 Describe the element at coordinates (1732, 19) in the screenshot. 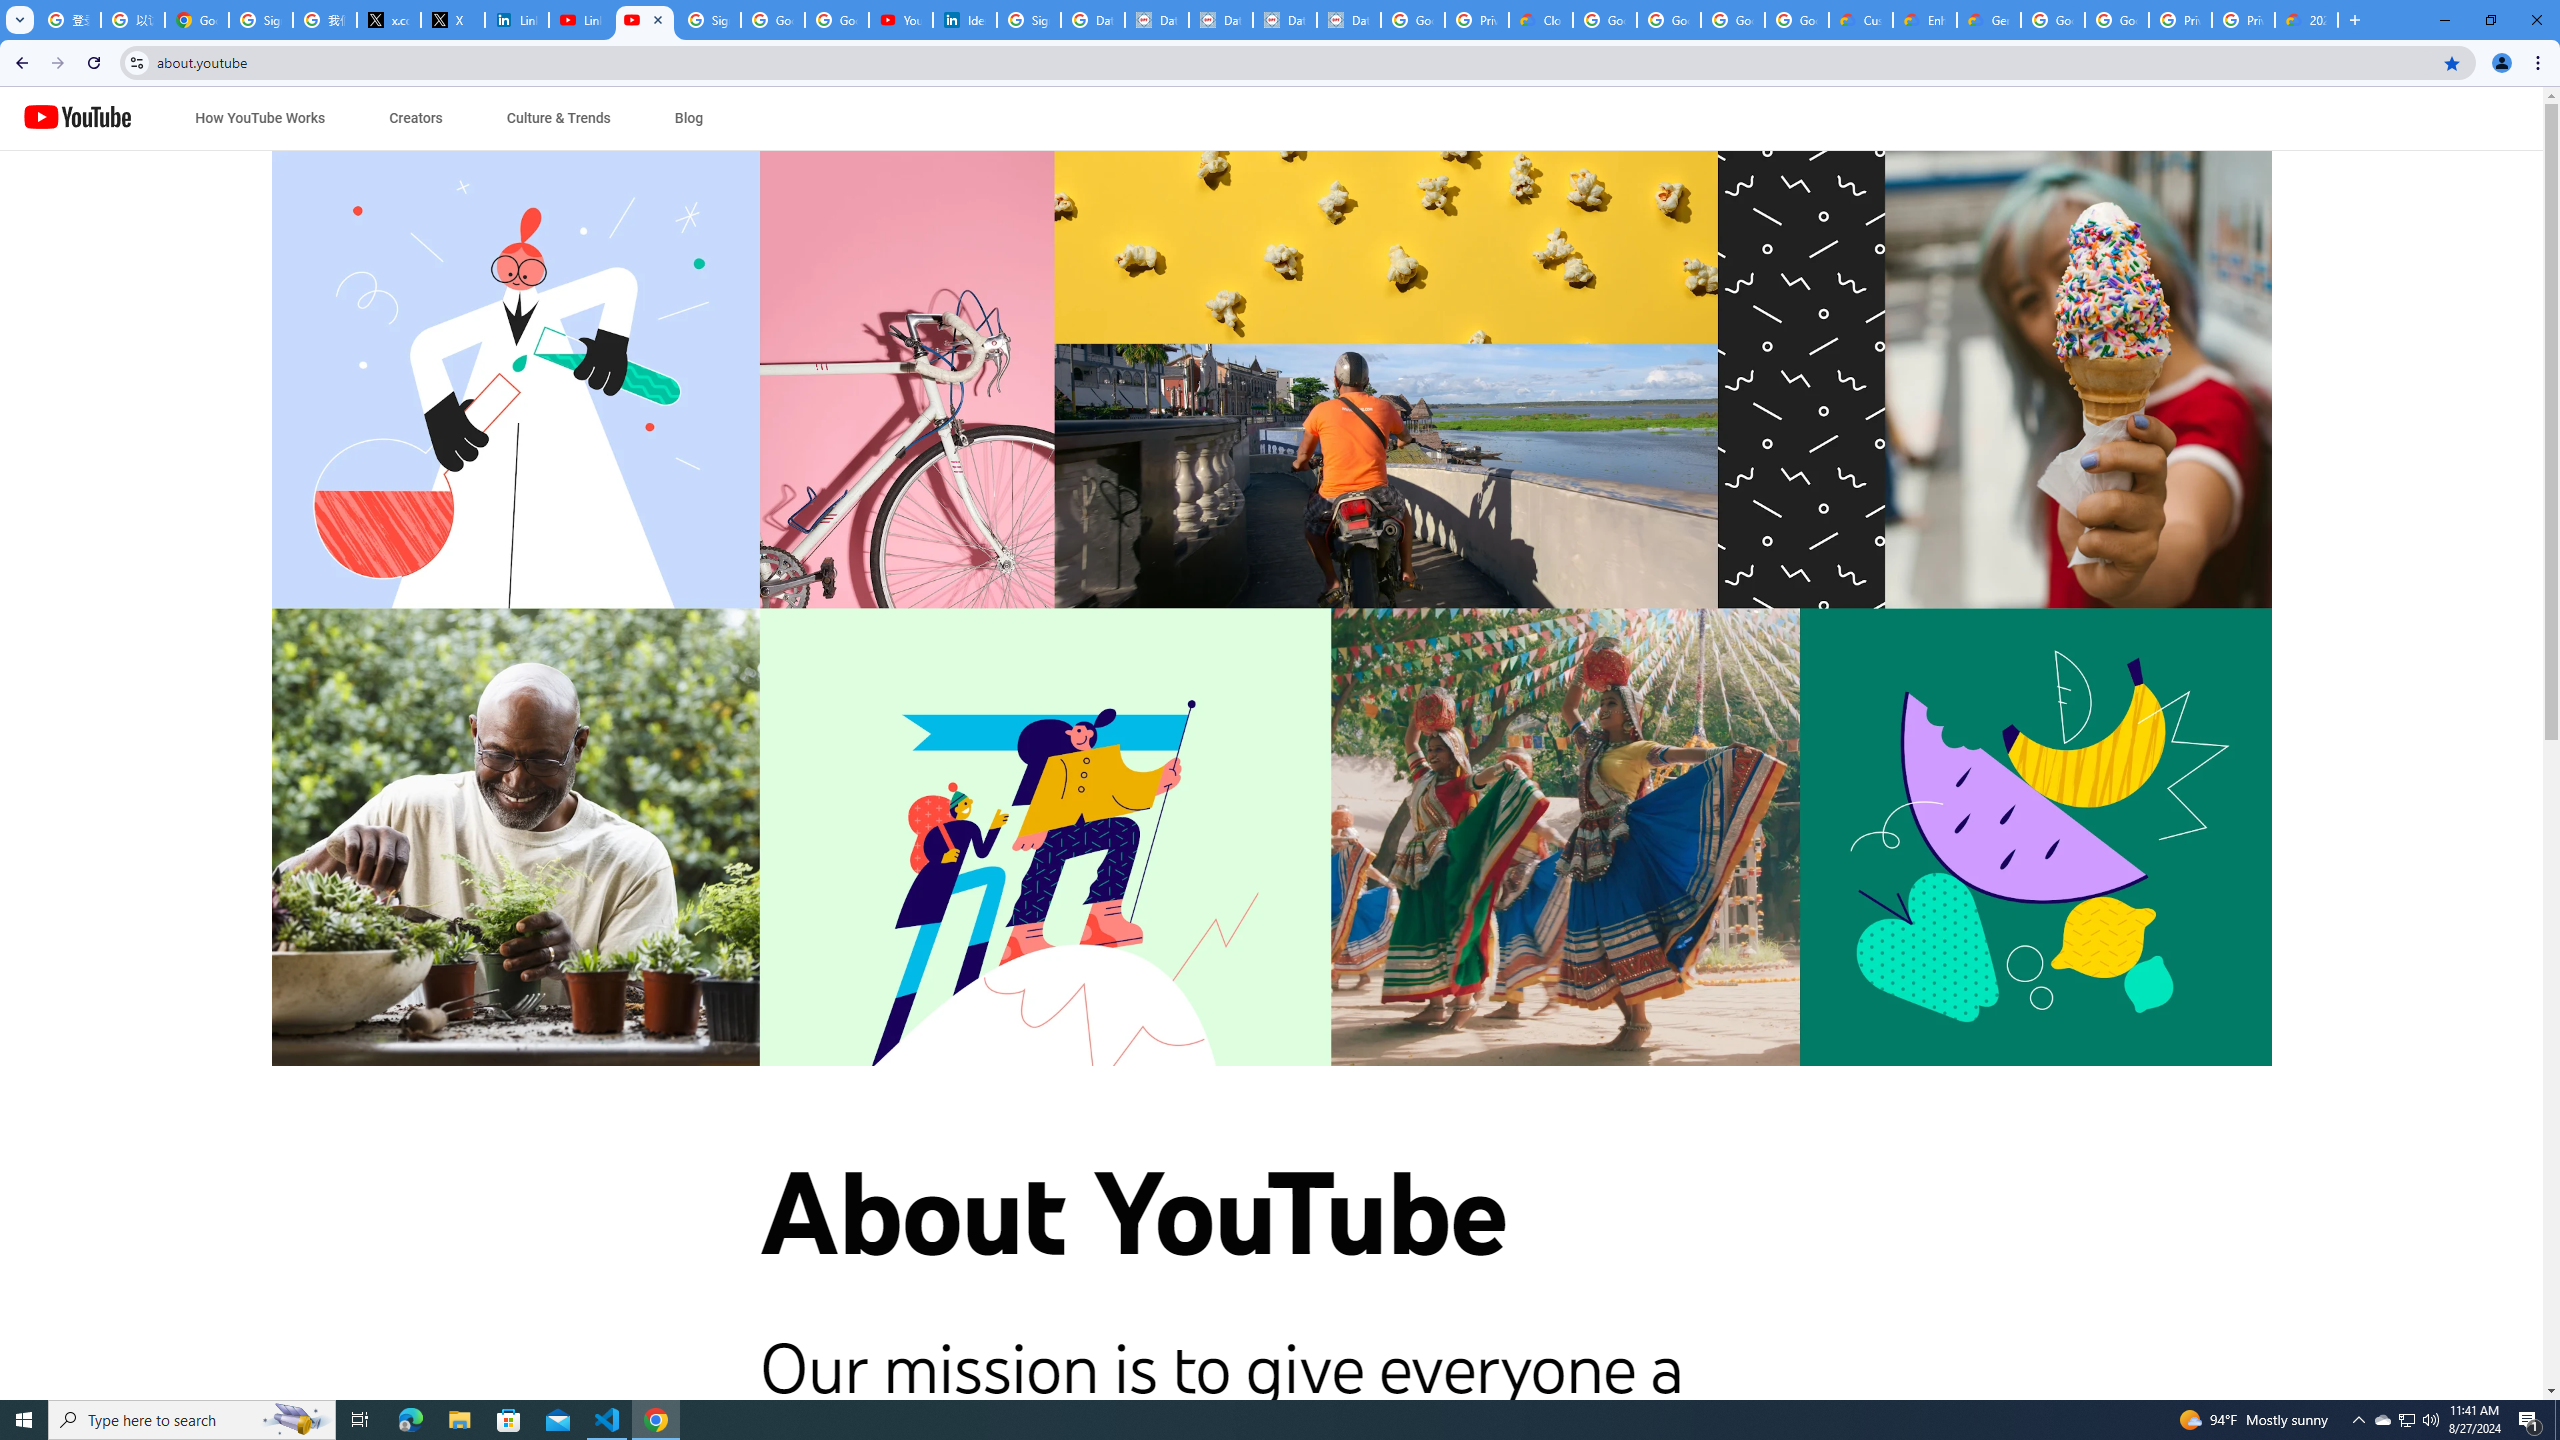

I see `'Google Workspace - Specific Terms'` at that location.